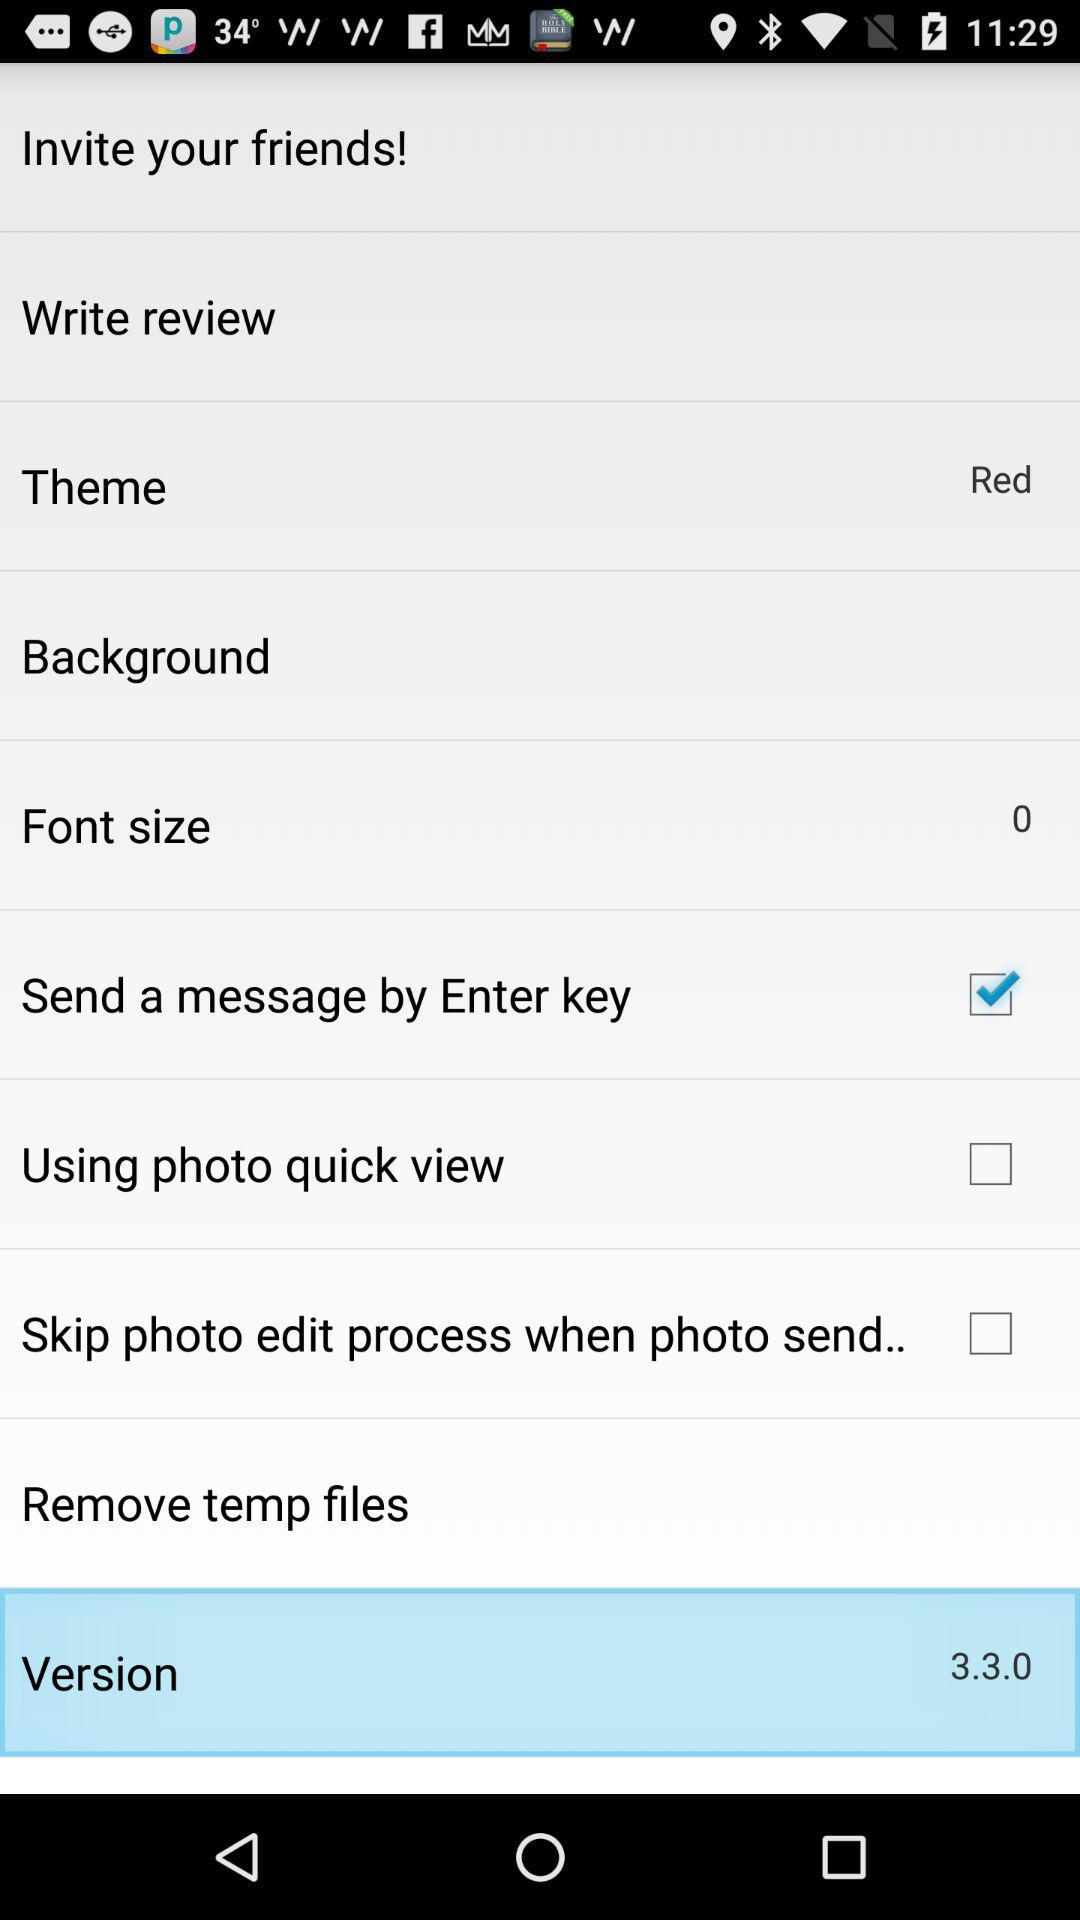 The height and width of the screenshot is (1920, 1080). What do you see at coordinates (463, 1333) in the screenshot?
I see `the skip photo edit item` at bounding box center [463, 1333].